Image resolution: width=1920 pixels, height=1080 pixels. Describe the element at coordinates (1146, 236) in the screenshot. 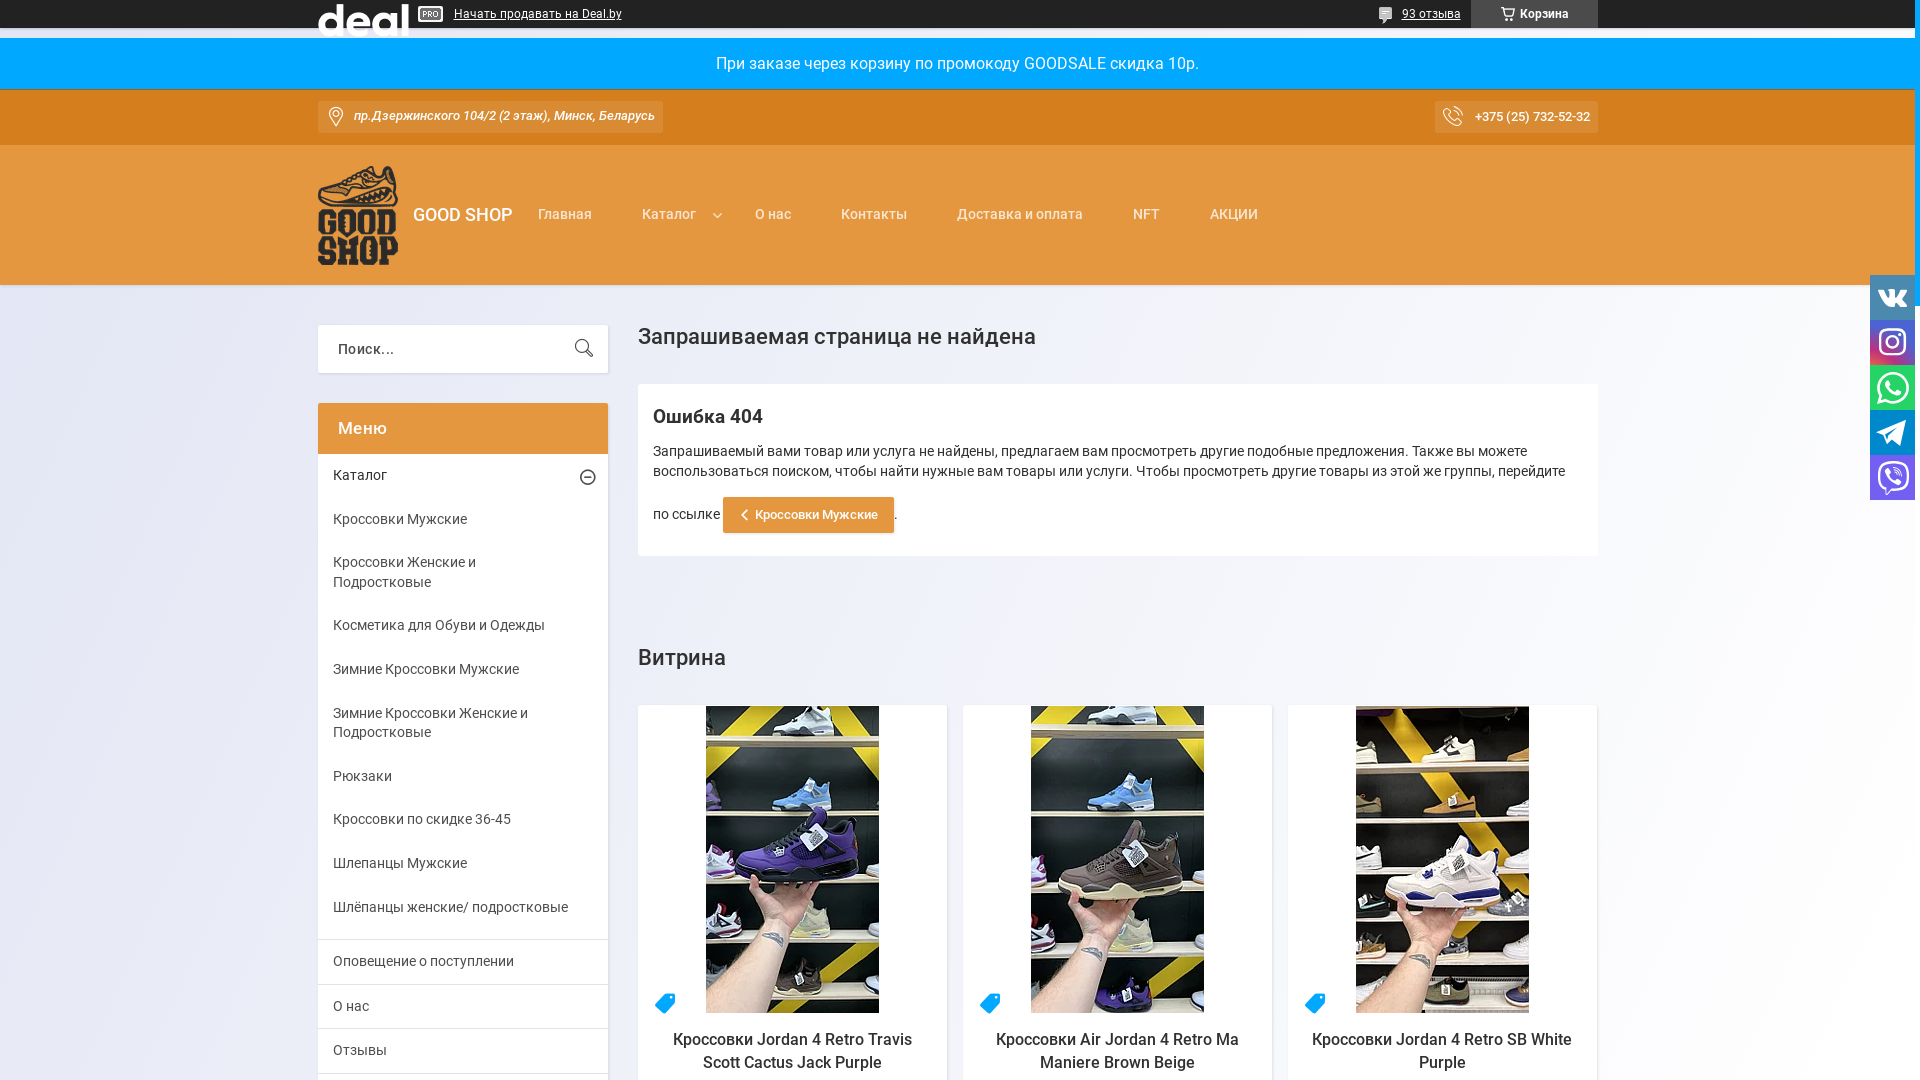

I see `'NFT'` at that location.